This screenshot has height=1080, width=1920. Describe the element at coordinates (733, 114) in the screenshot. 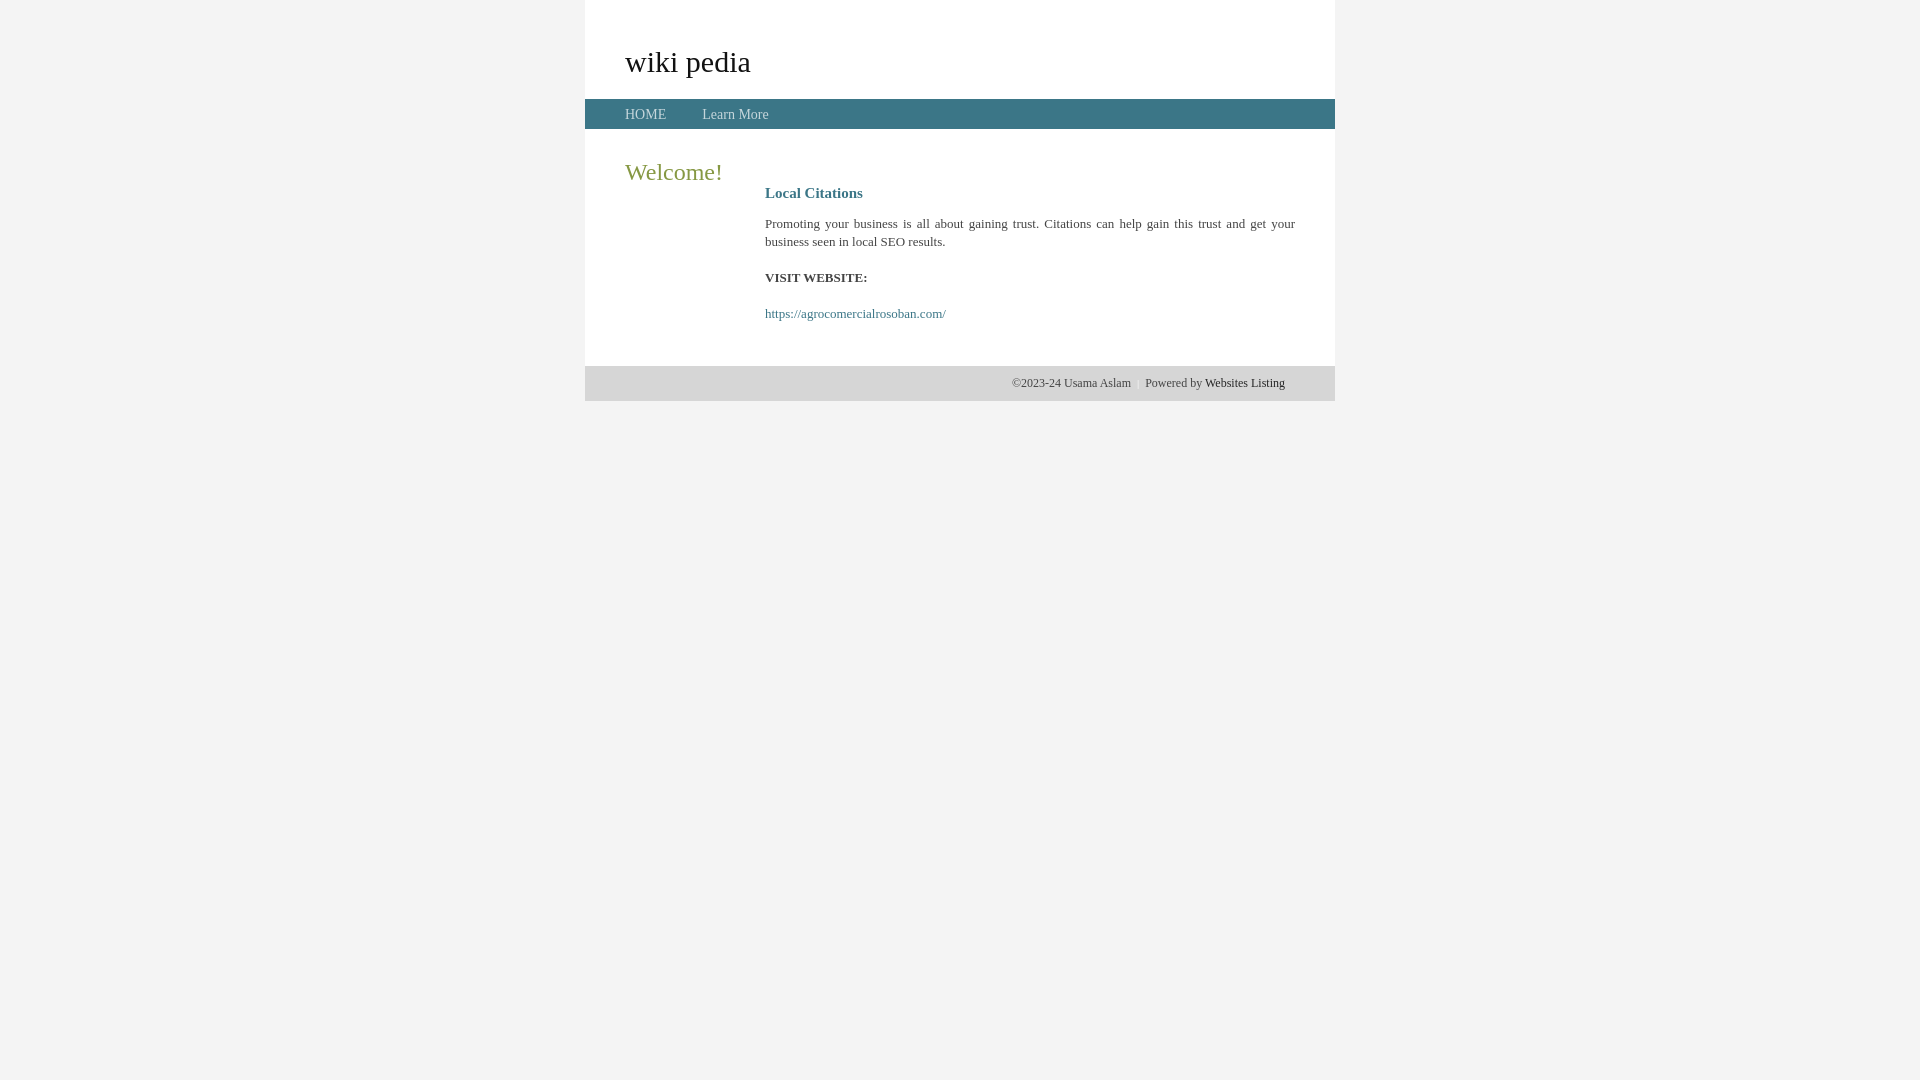

I see `'Learn More'` at that location.